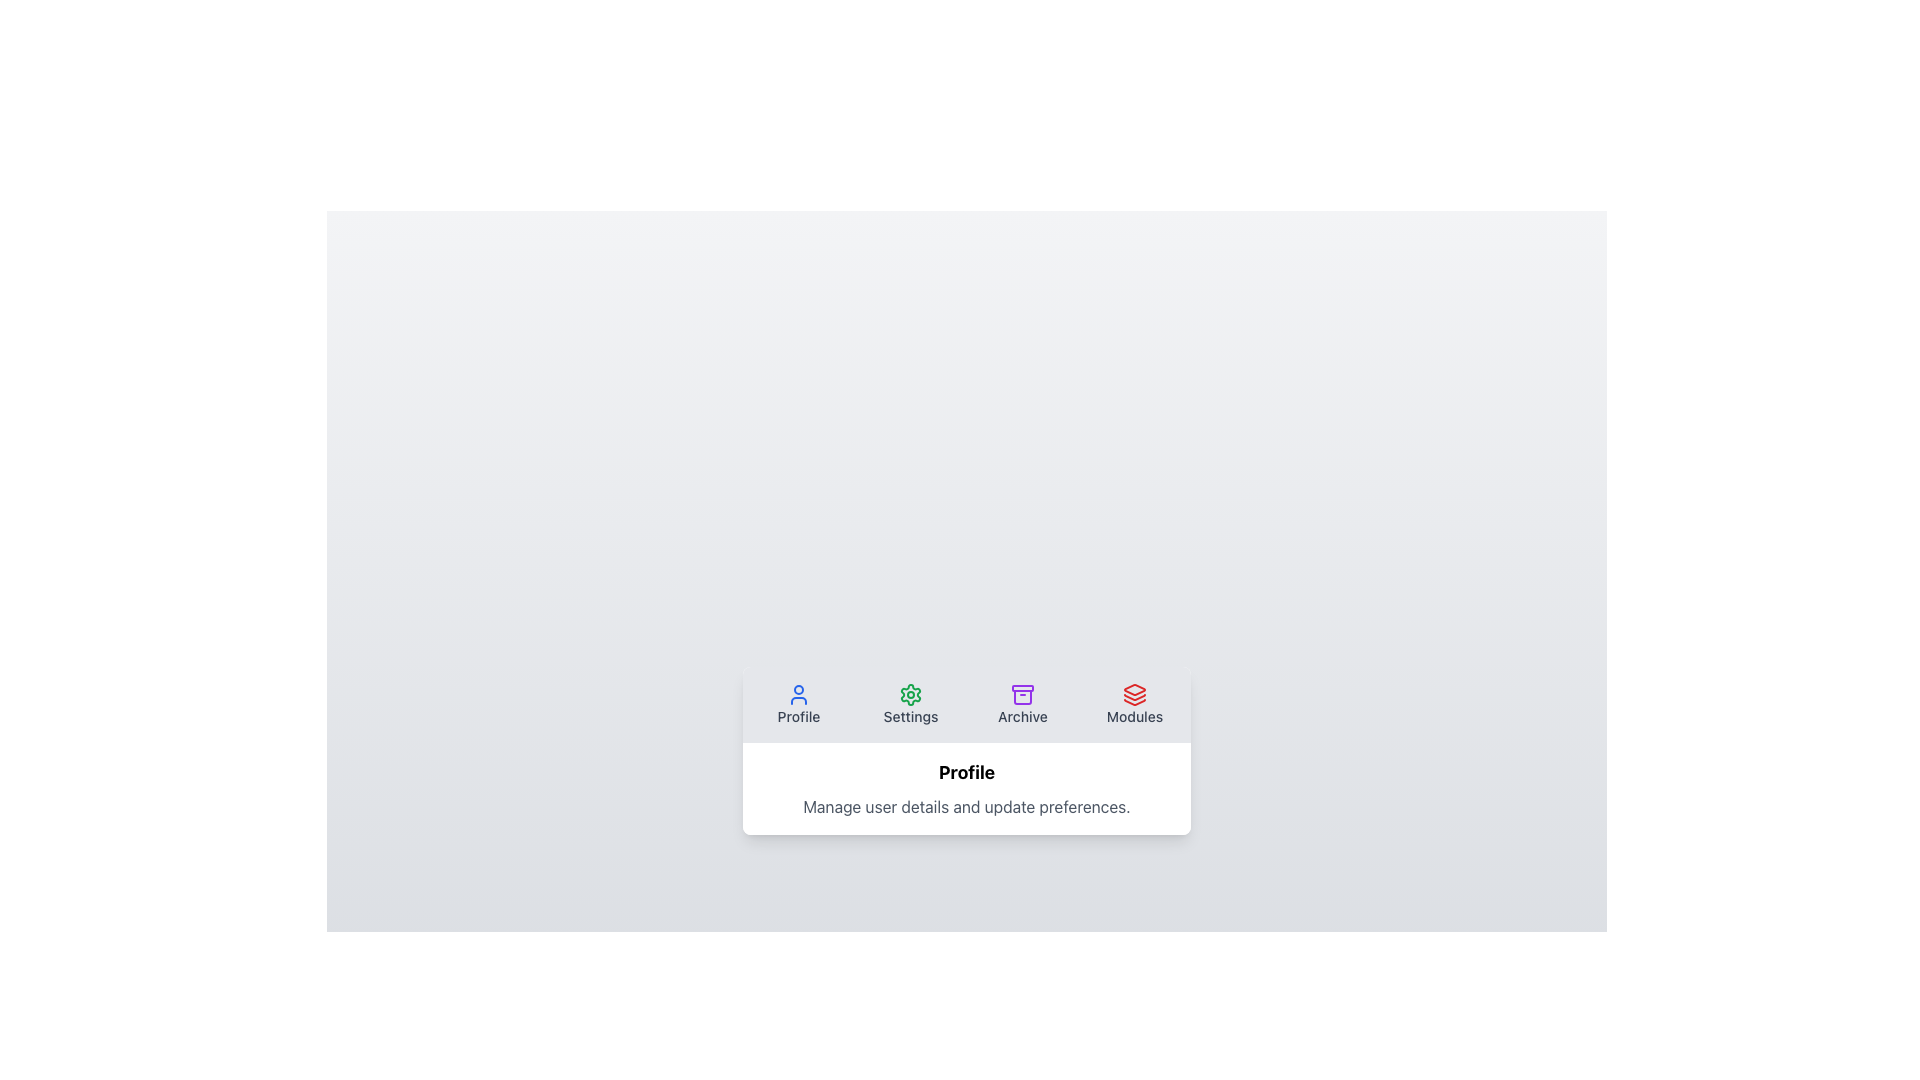 The image size is (1920, 1080). Describe the element at coordinates (910, 704) in the screenshot. I see `the navigation tab for accessing application settings, which is the second tab in the navigation menu located between the 'Profile' and 'Archive' options` at that location.